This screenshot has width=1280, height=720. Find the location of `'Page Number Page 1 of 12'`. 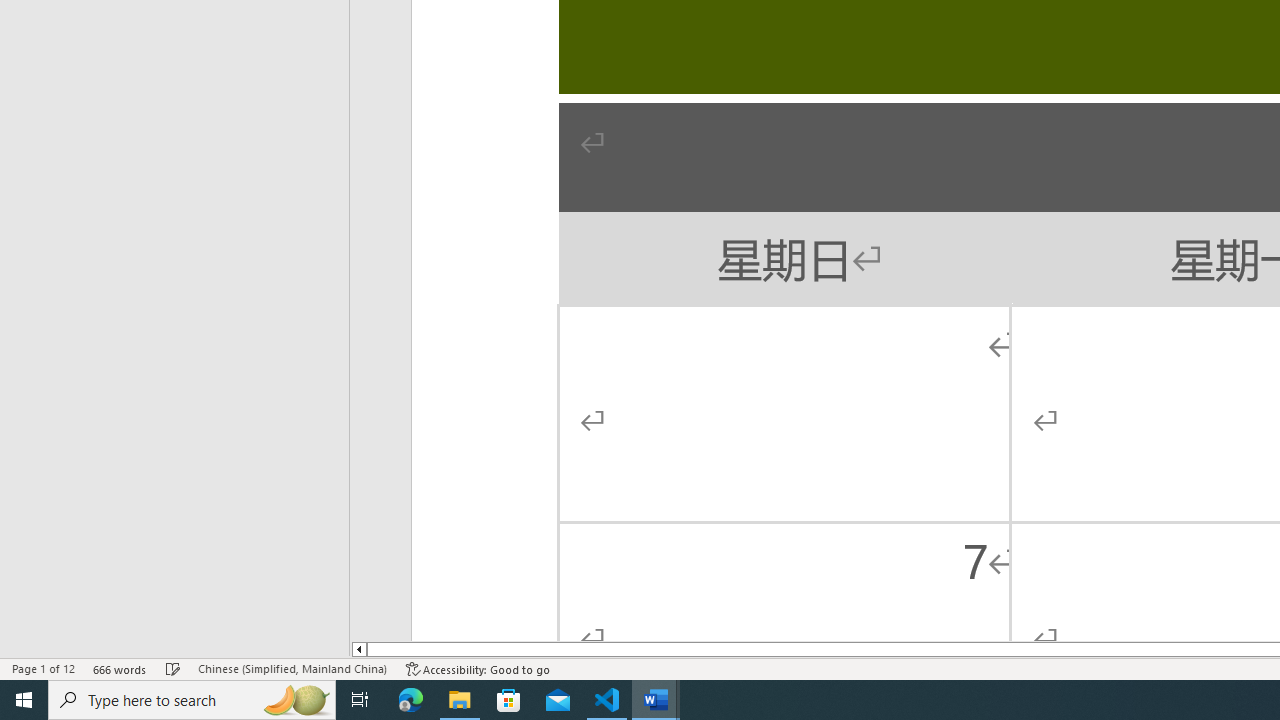

'Page Number Page 1 of 12' is located at coordinates (43, 669).